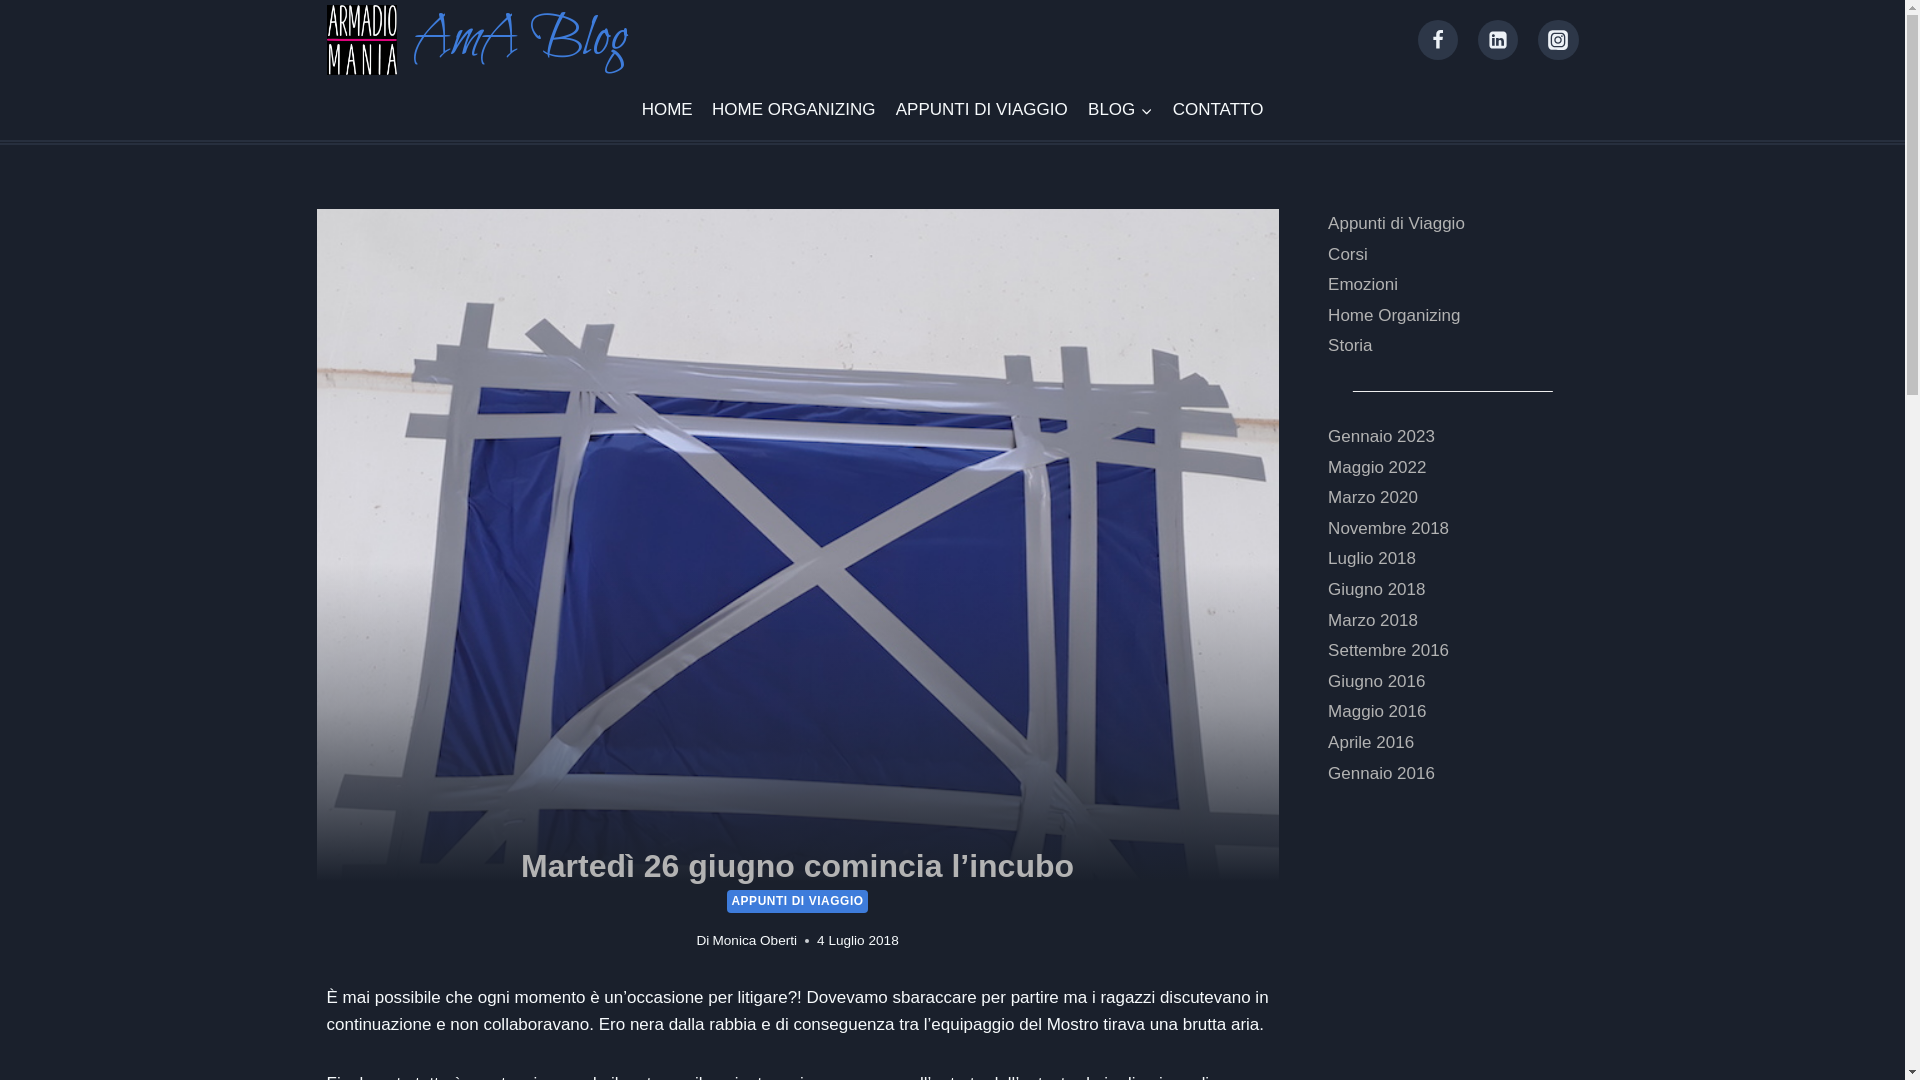 The height and width of the screenshot is (1080, 1920). Describe the element at coordinates (1362, 284) in the screenshot. I see `'Emozioni'` at that location.